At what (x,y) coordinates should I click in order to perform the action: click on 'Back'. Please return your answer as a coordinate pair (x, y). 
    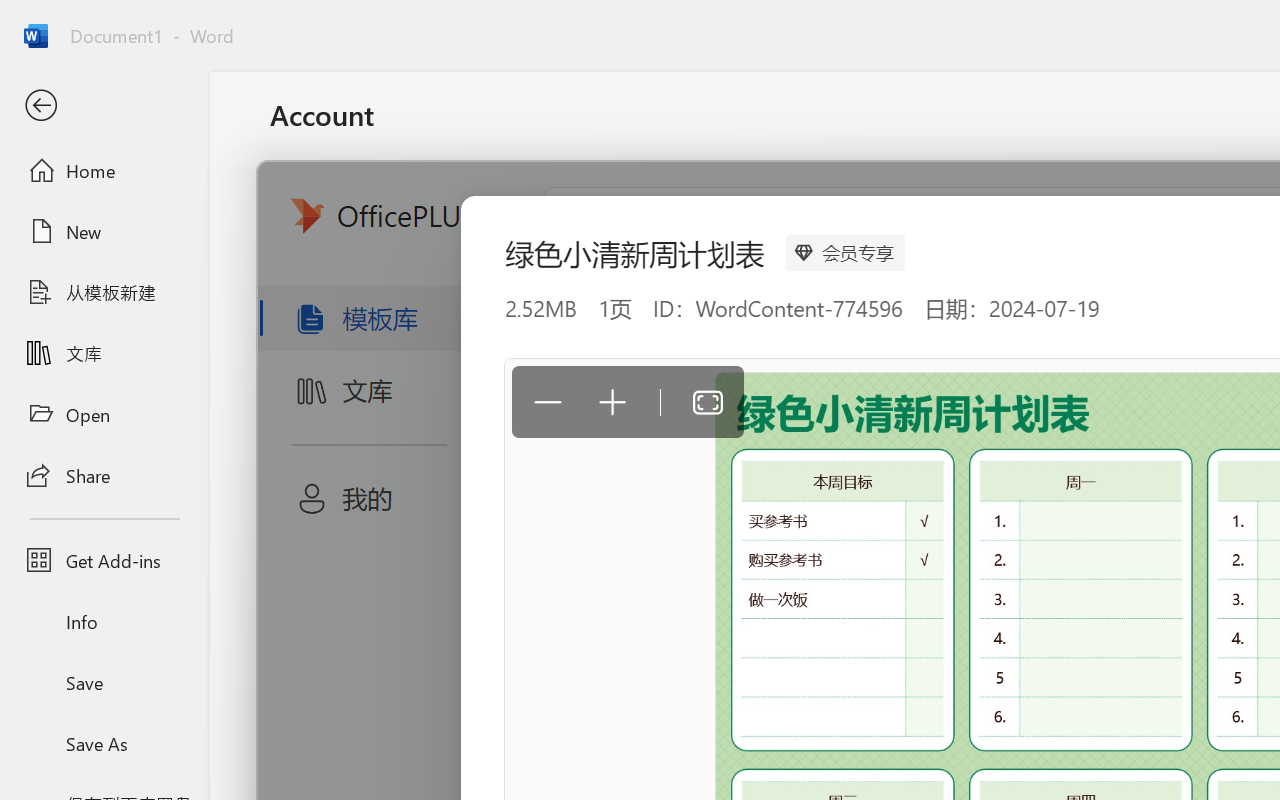
    Looking at the image, I should click on (103, 105).